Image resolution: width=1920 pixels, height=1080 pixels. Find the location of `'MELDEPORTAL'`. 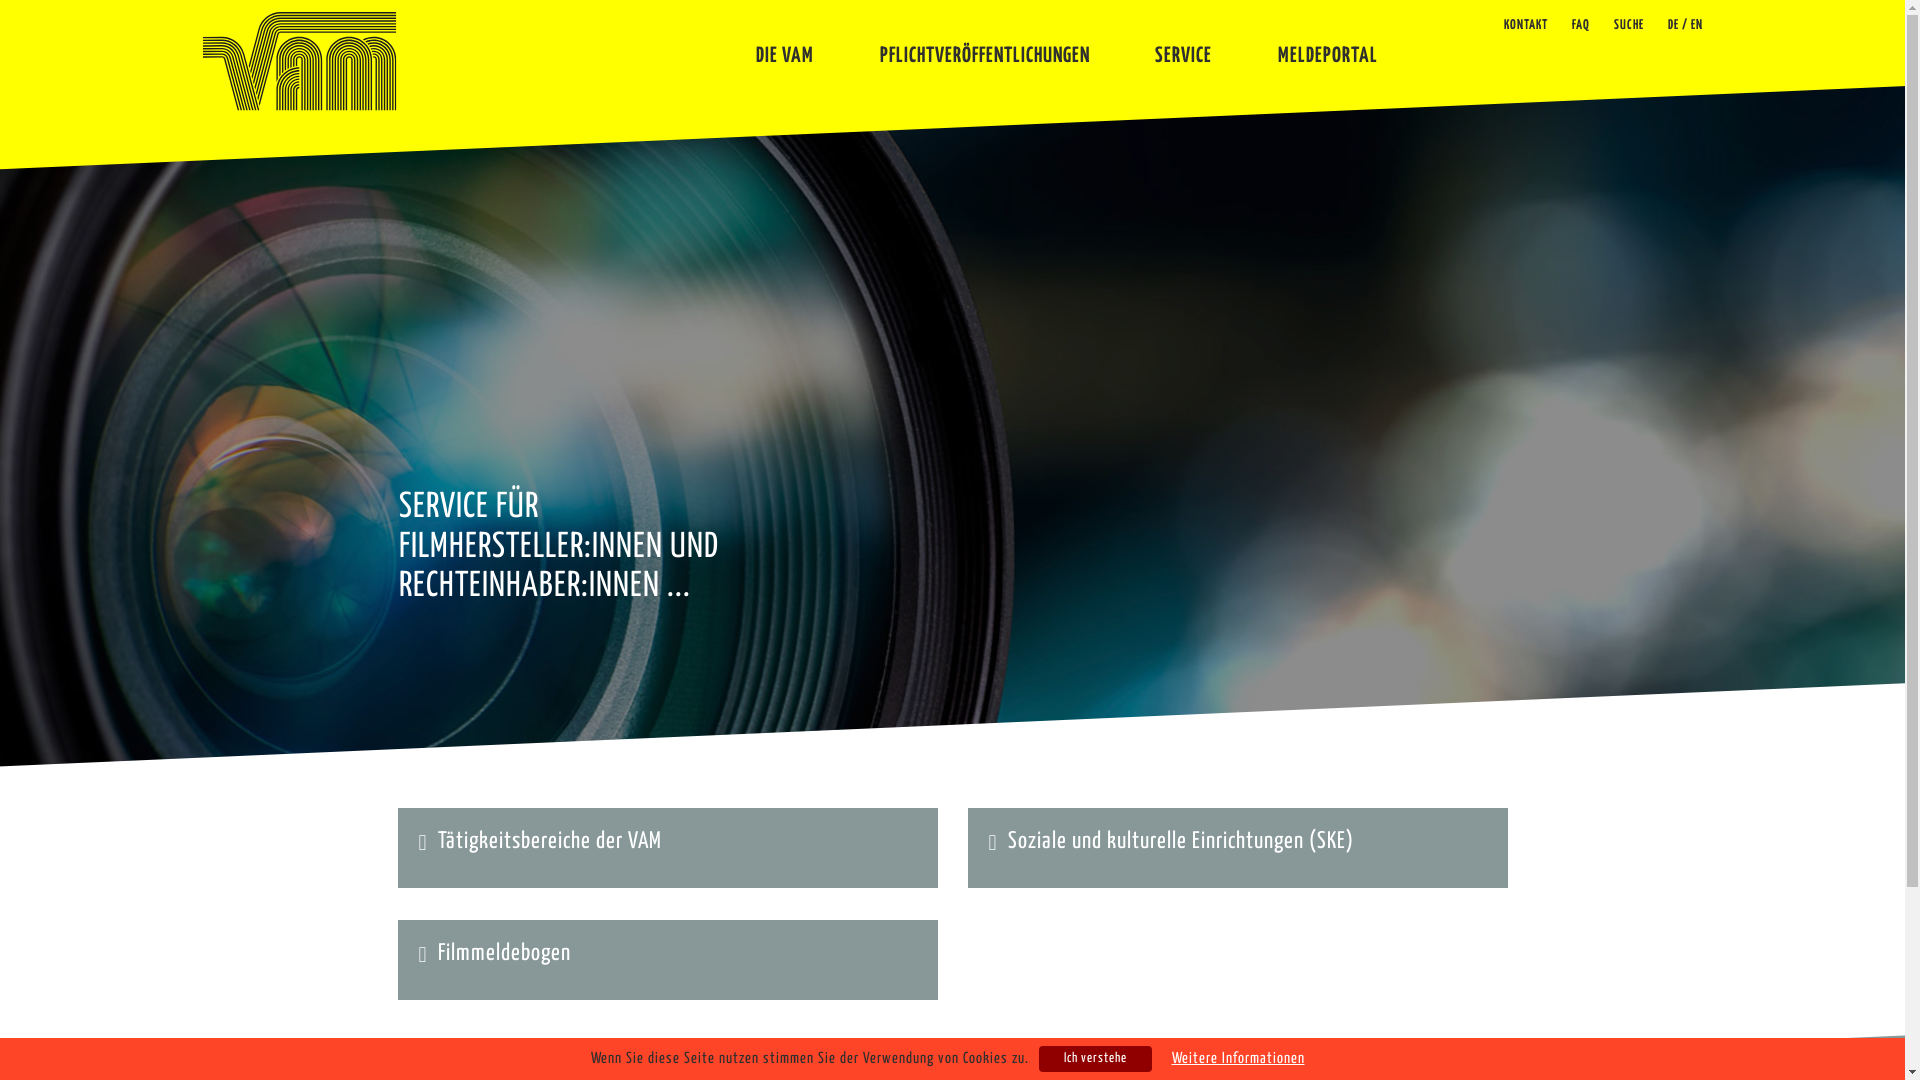

'MELDEPORTAL' is located at coordinates (1276, 47).